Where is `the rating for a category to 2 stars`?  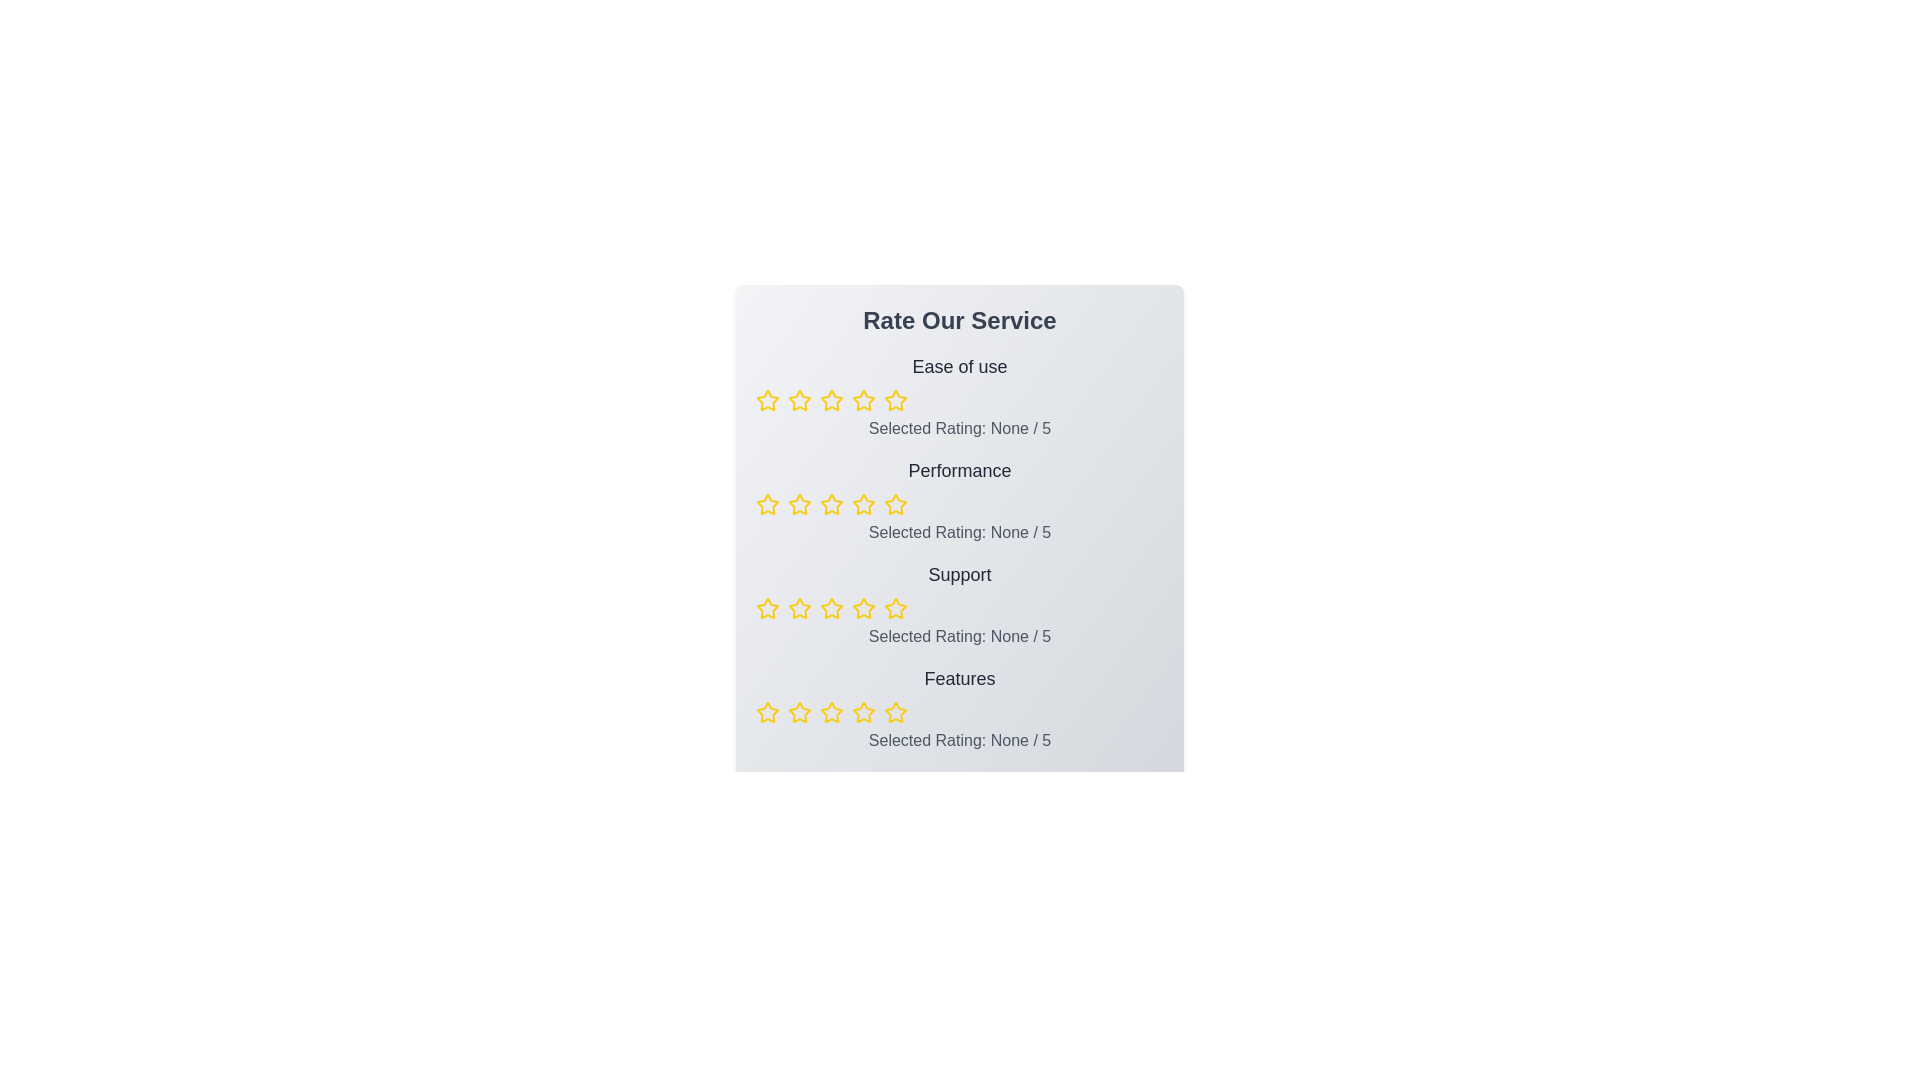 the rating for a category to 2 stars is located at coordinates (800, 401).